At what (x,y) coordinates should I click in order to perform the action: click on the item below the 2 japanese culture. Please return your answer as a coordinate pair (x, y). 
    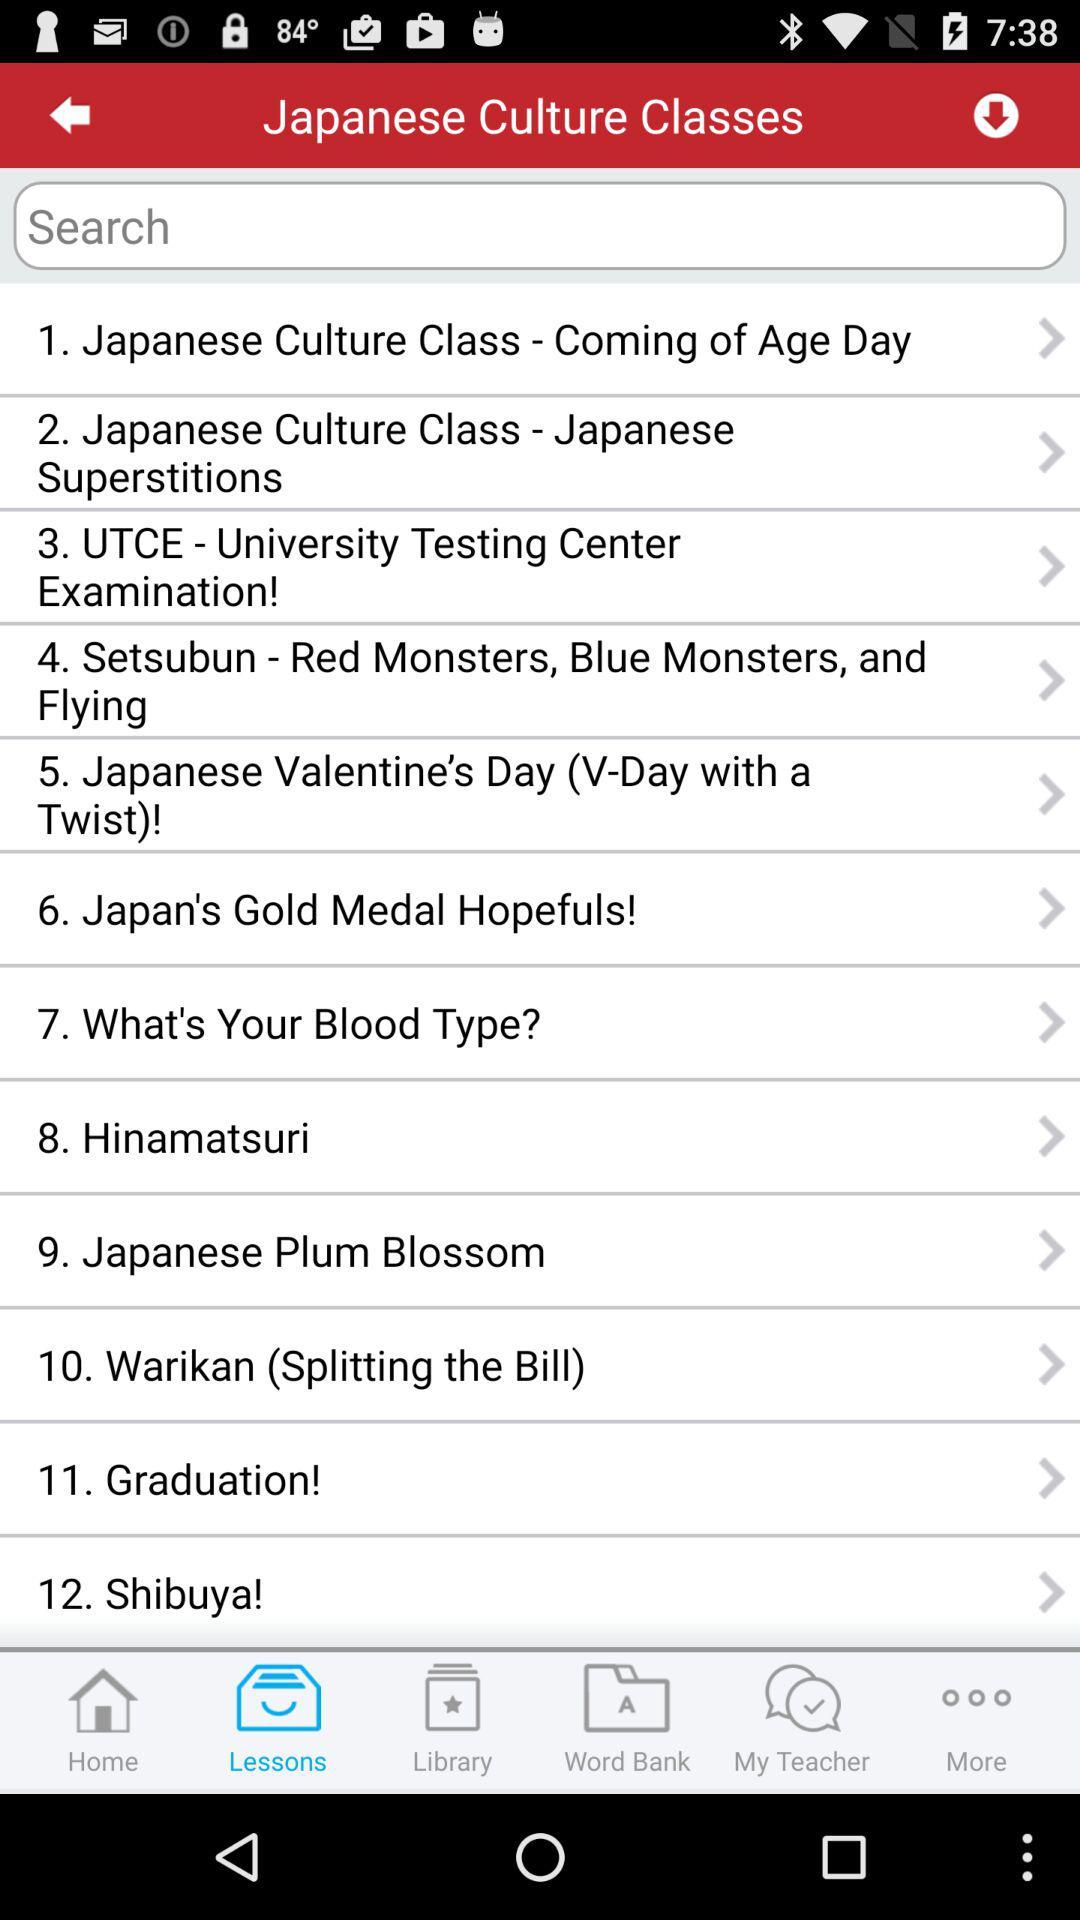
    Looking at the image, I should click on (482, 565).